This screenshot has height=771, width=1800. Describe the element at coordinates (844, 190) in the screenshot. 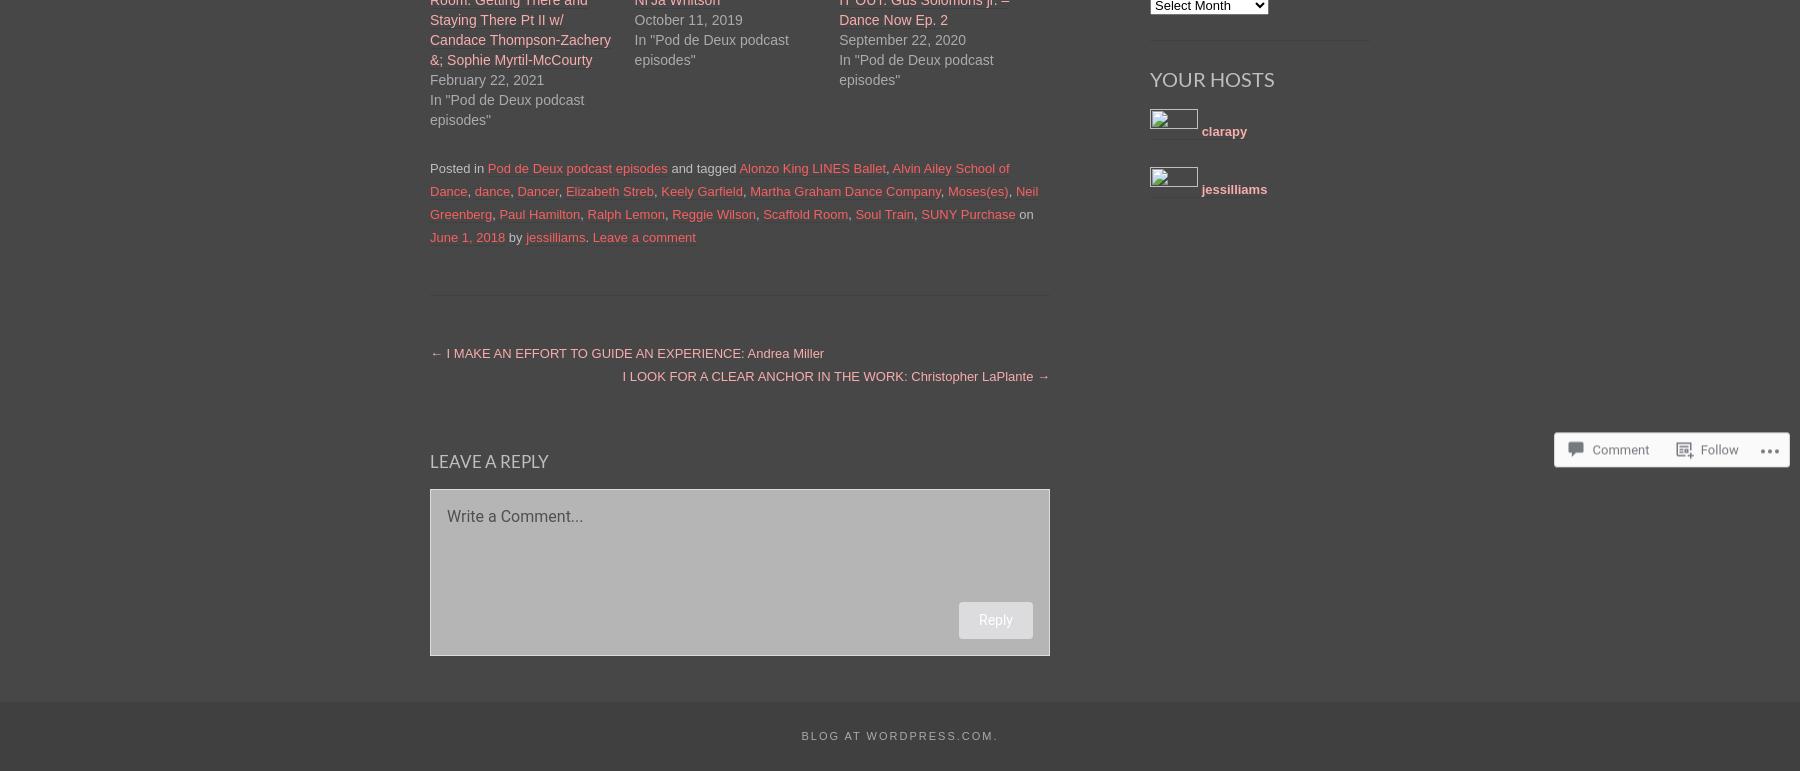

I see `'Martha Graham Dance Company'` at that location.